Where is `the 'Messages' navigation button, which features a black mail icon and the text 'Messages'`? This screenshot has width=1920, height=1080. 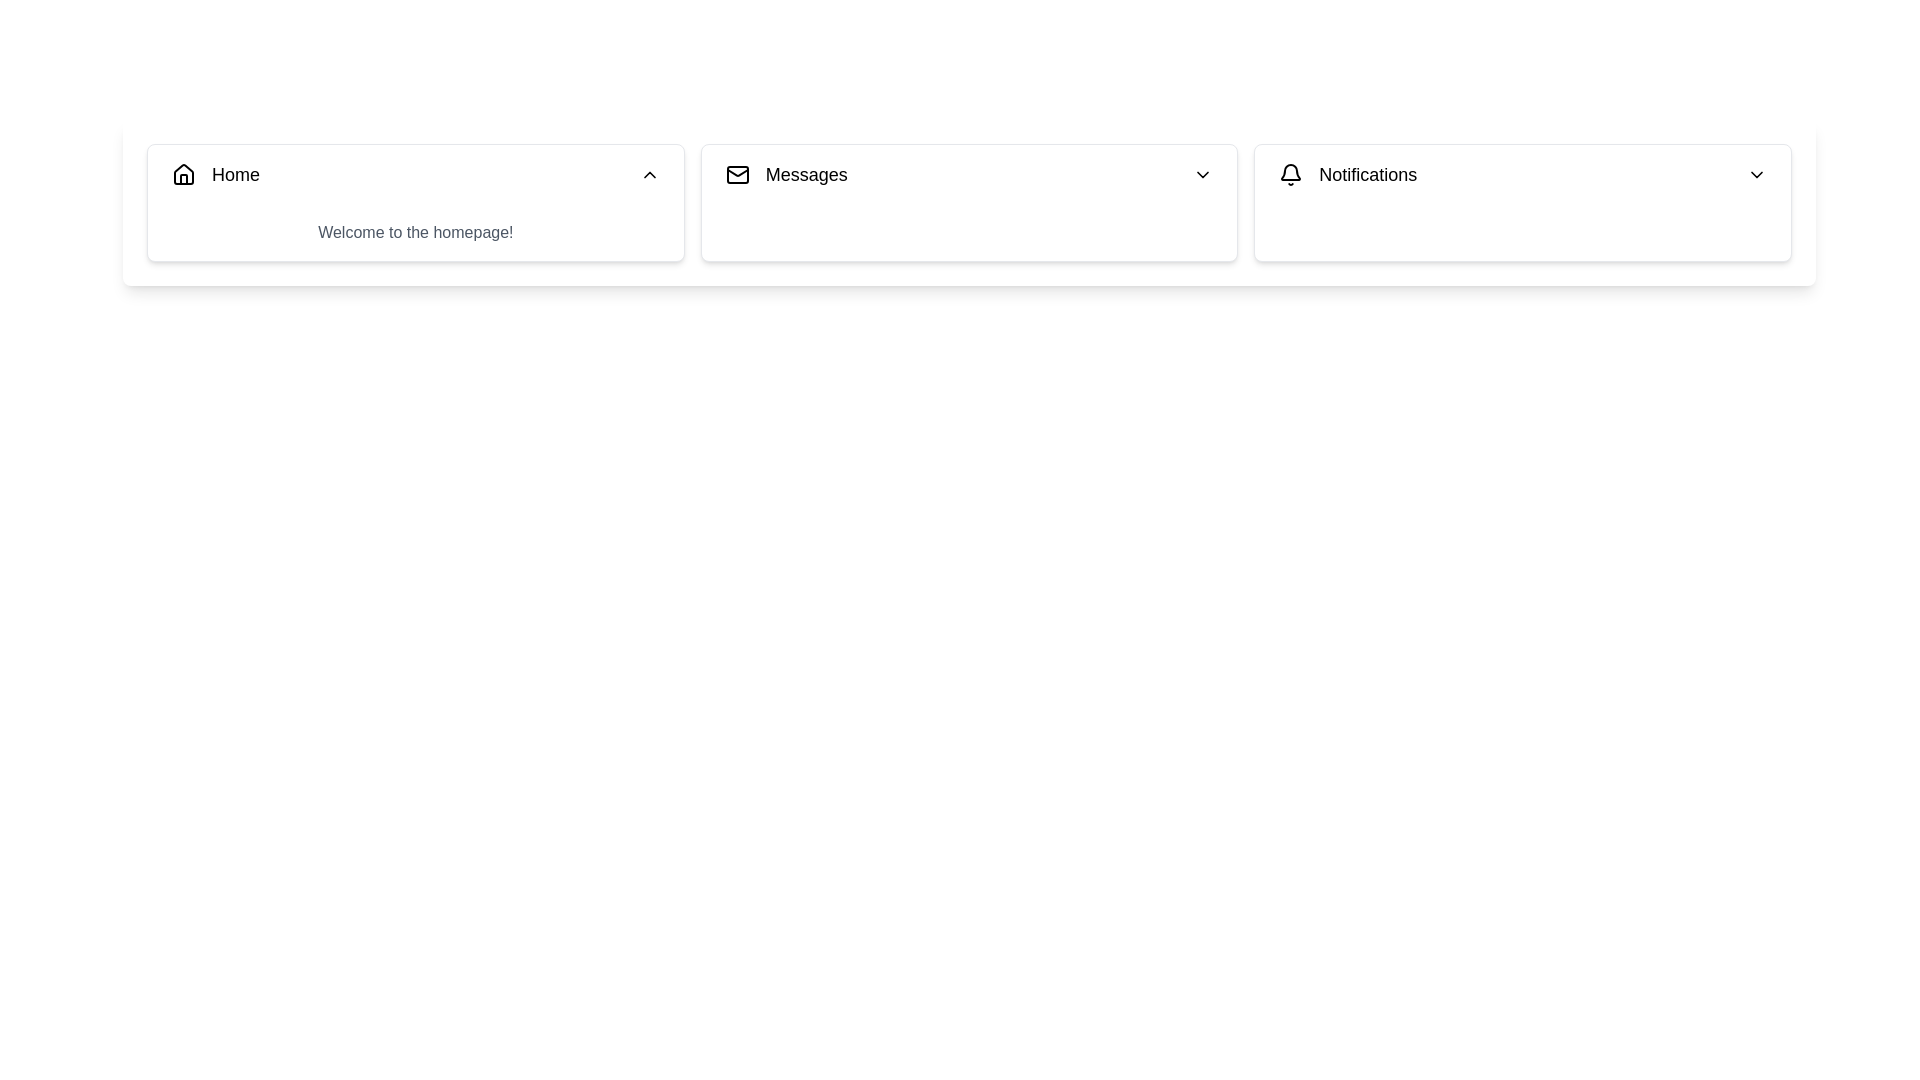 the 'Messages' navigation button, which features a black mail icon and the text 'Messages' is located at coordinates (785, 173).